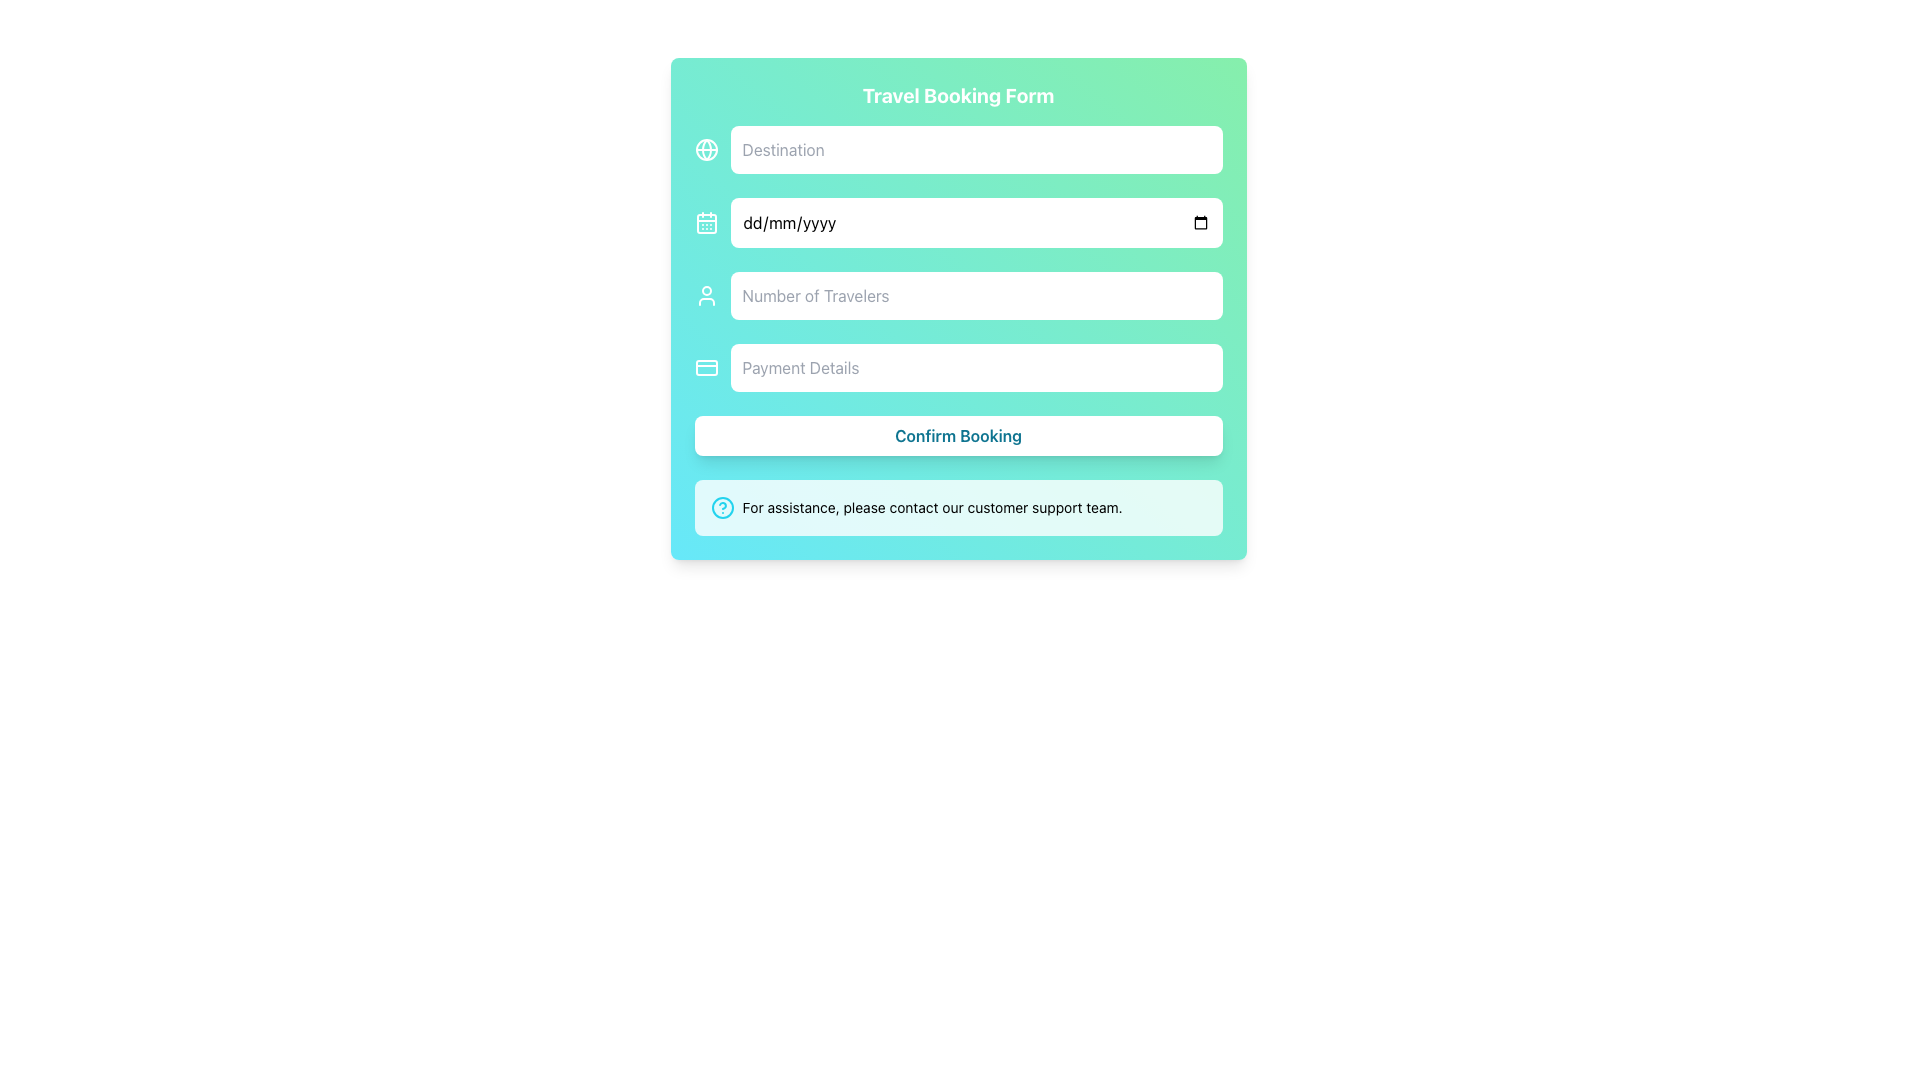 This screenshot has height=1080, width=1920. I want to click on the informational note element that advises users to contact customer support, located near the bottom of the form layout, after the input fields and 'Confirm Booking' button, so click(931, 507).